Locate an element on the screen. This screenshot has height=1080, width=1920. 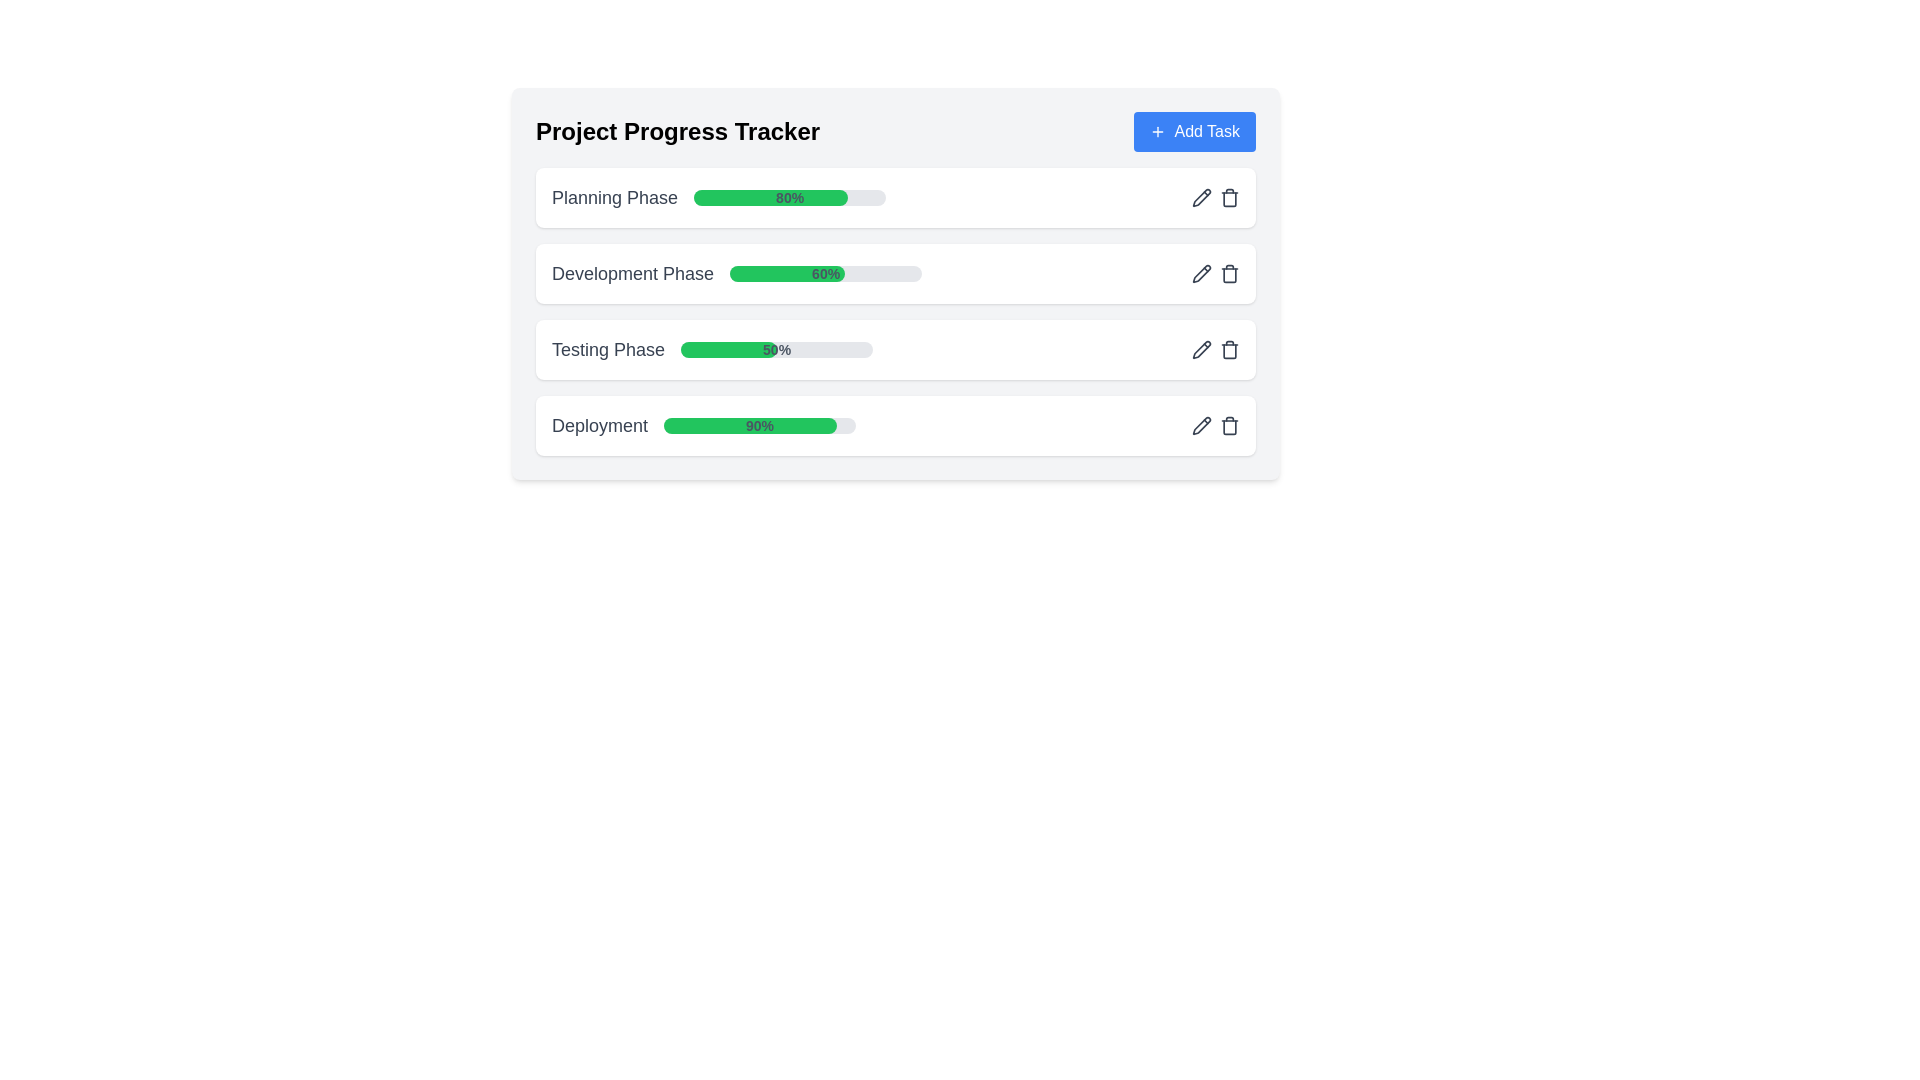
the trash icon button in the Deployment section is located at coordinates (1228, 424).